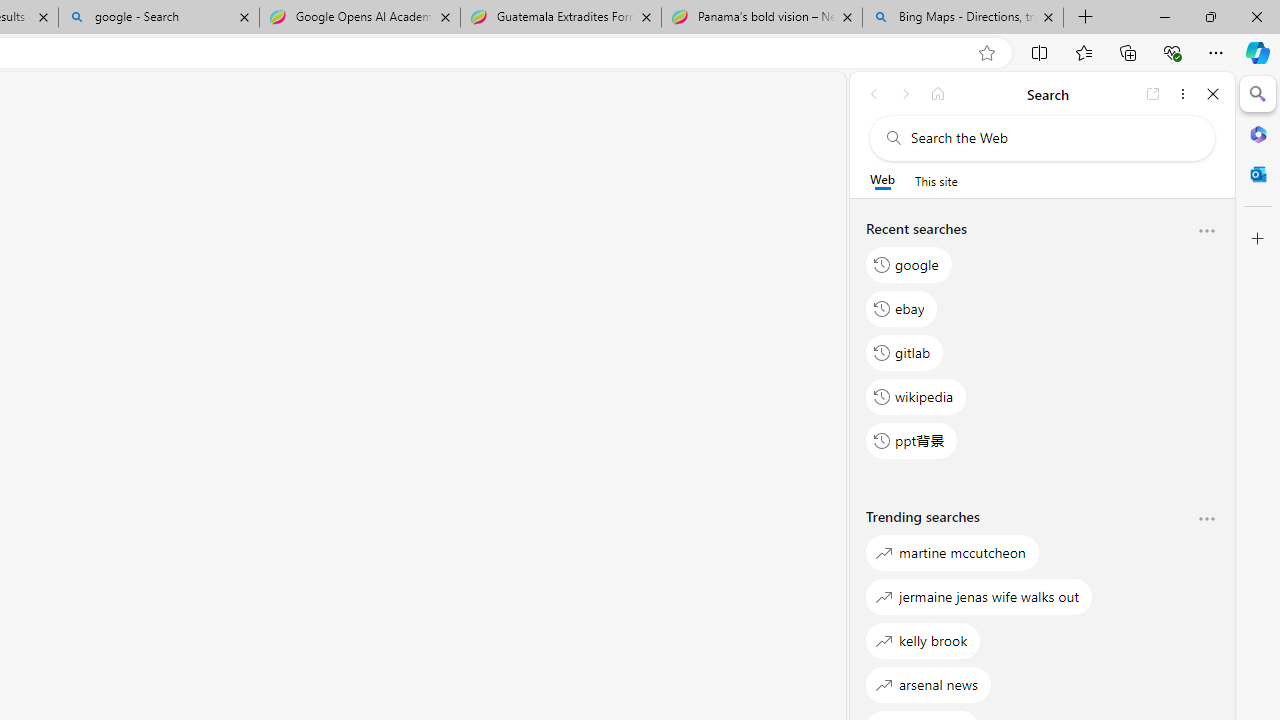  What do you see at coordinates (908, 263) in the screenshot?
I see `'google'` at bounding box center [908, 263].